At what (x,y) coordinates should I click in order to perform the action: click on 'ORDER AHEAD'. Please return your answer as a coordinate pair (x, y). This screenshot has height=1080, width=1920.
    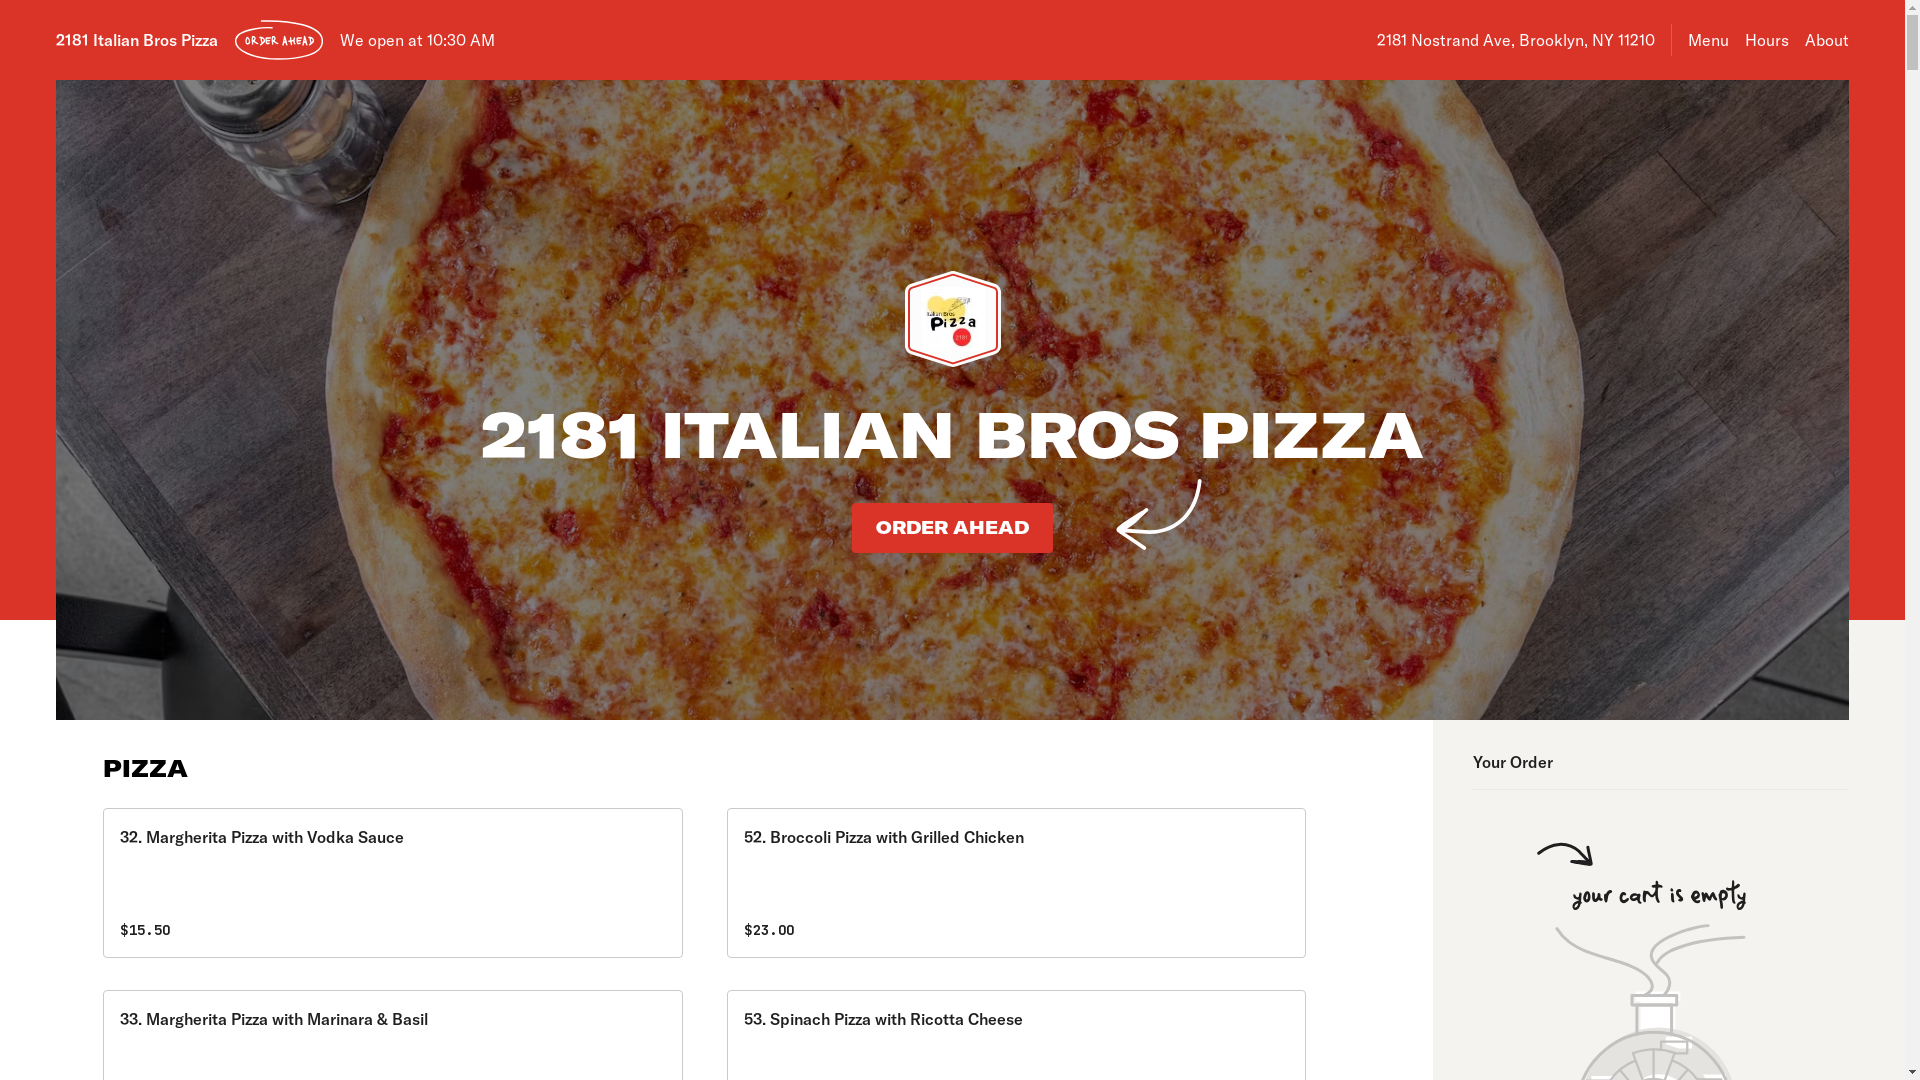
    Looking at the image, I should click on (277, 39).